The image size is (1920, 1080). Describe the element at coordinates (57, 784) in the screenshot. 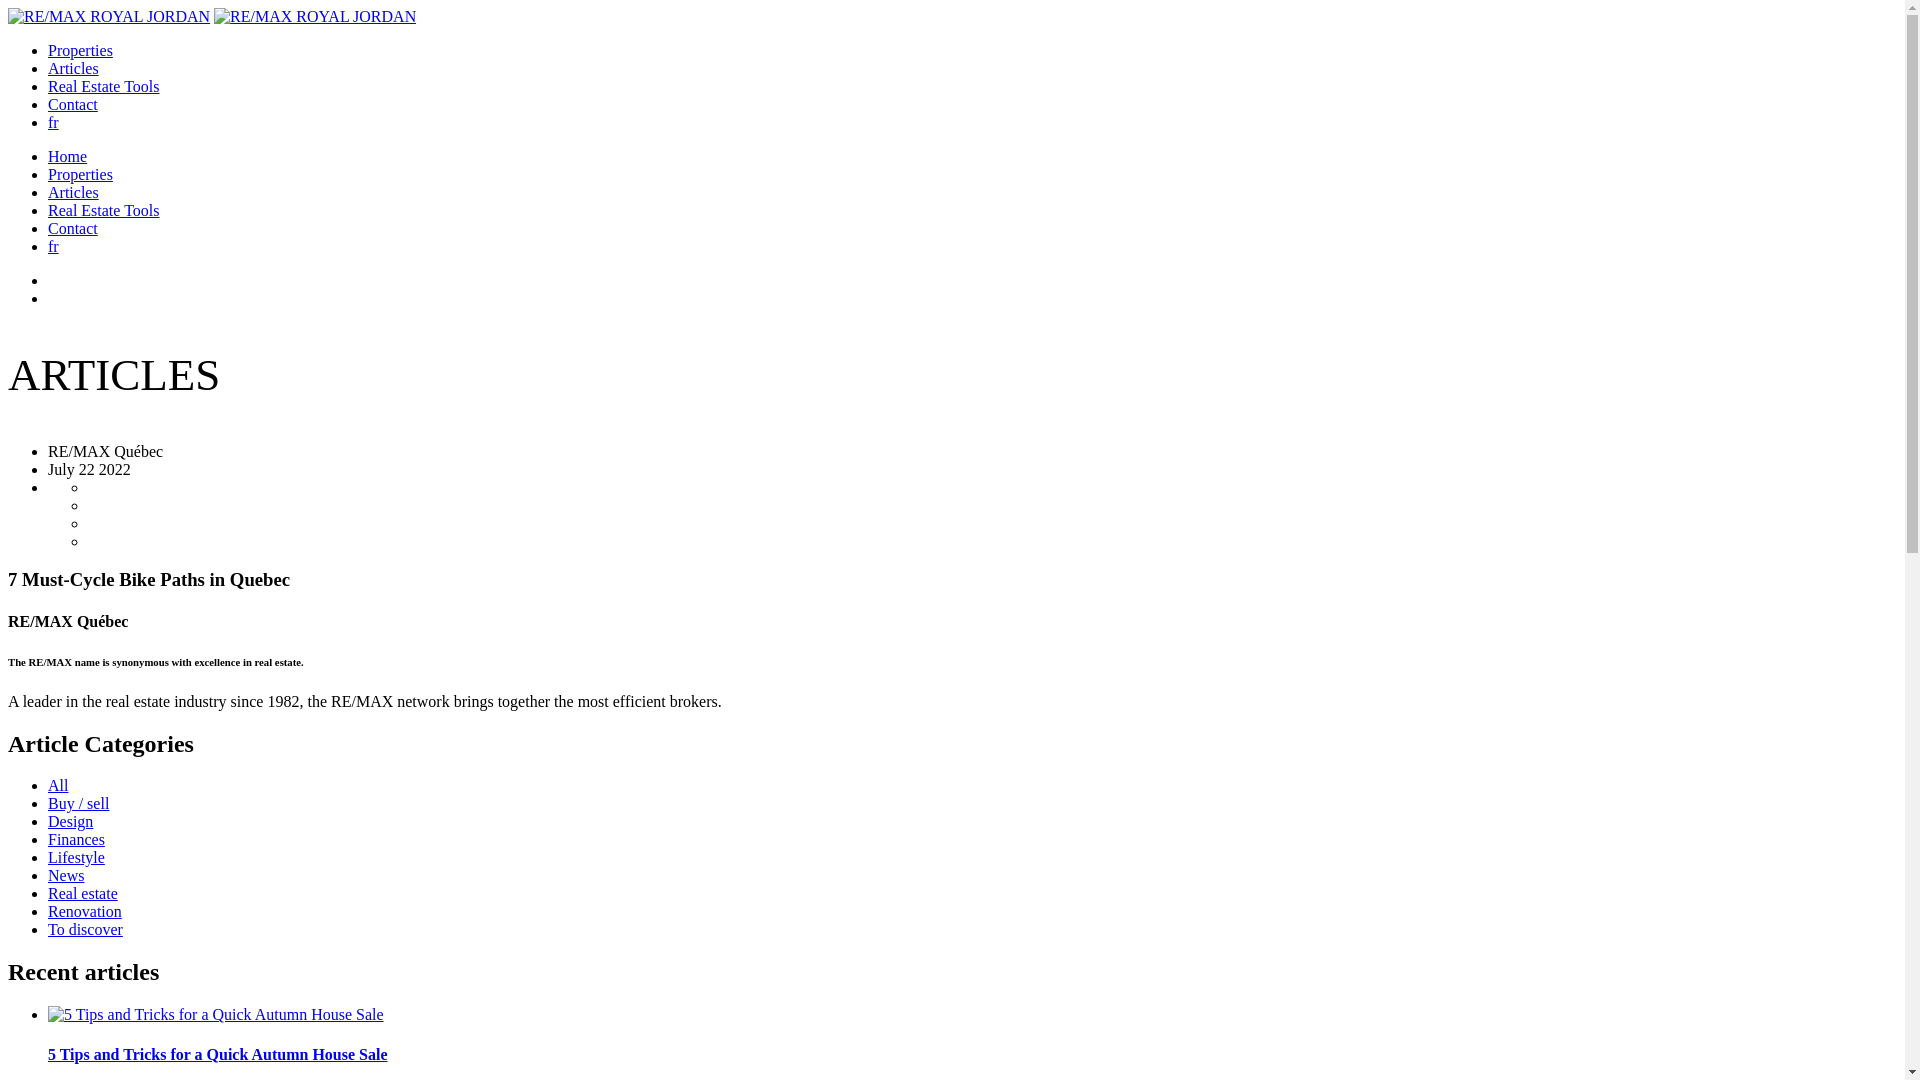

I see `'All'` at that location.